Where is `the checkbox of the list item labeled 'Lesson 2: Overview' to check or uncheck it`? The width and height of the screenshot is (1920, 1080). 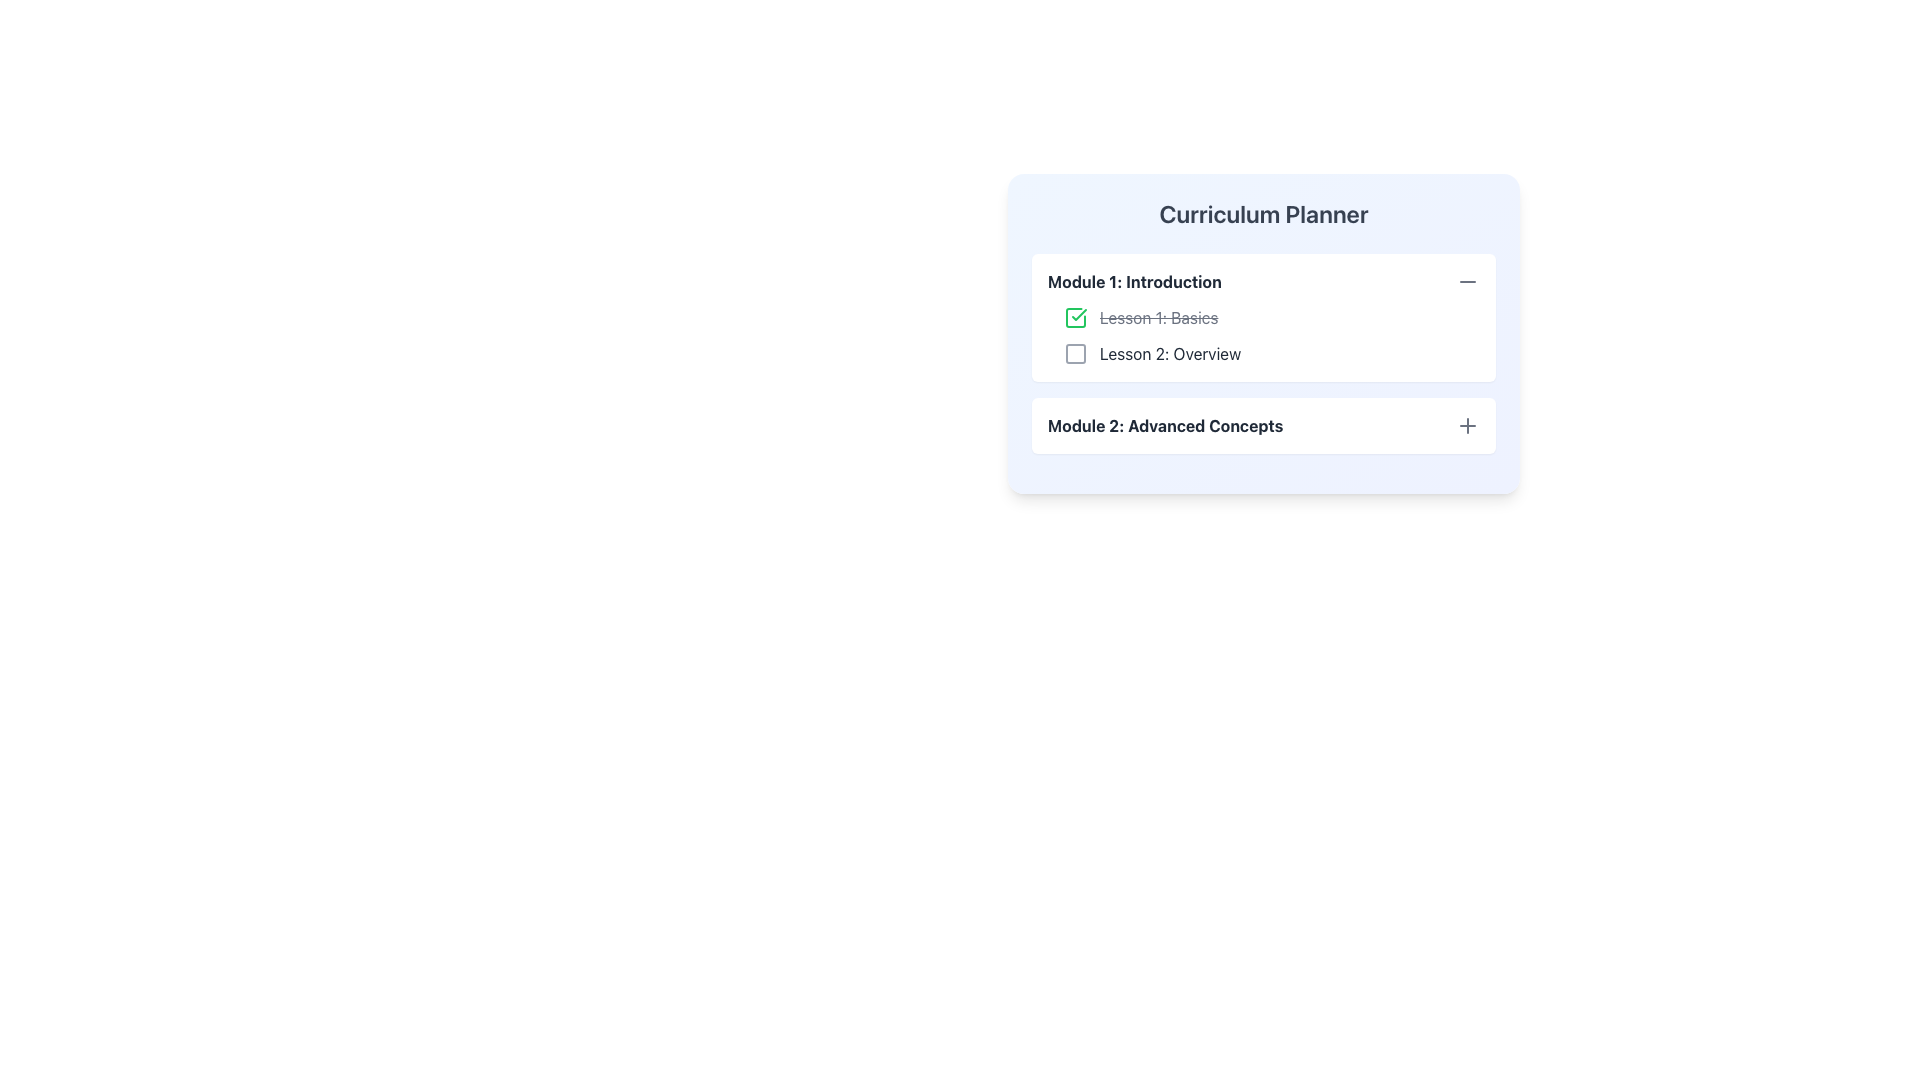 the checkbox of the list item labeled 'Lesson 2: Overview' to check or uncheck it is located at coordinates (1271, 353).